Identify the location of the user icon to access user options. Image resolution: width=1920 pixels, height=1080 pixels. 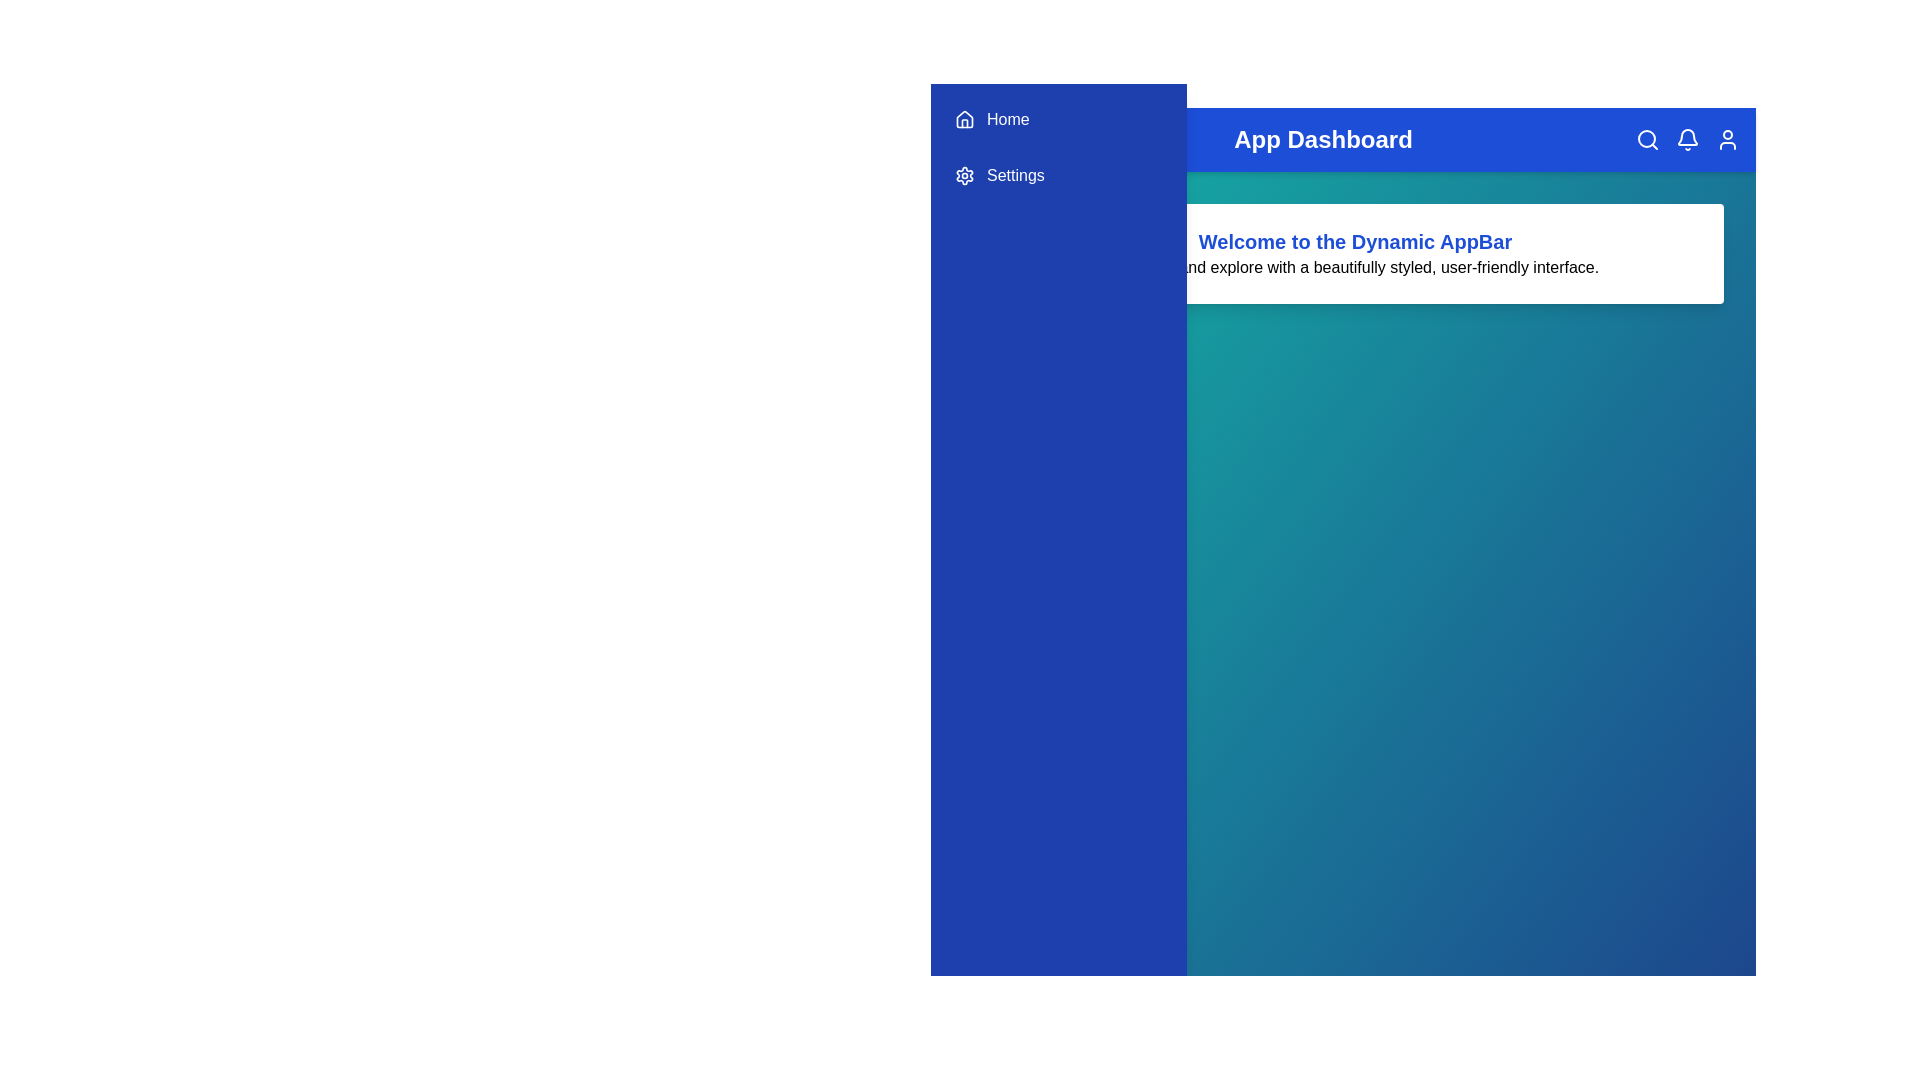
(1727, 138).